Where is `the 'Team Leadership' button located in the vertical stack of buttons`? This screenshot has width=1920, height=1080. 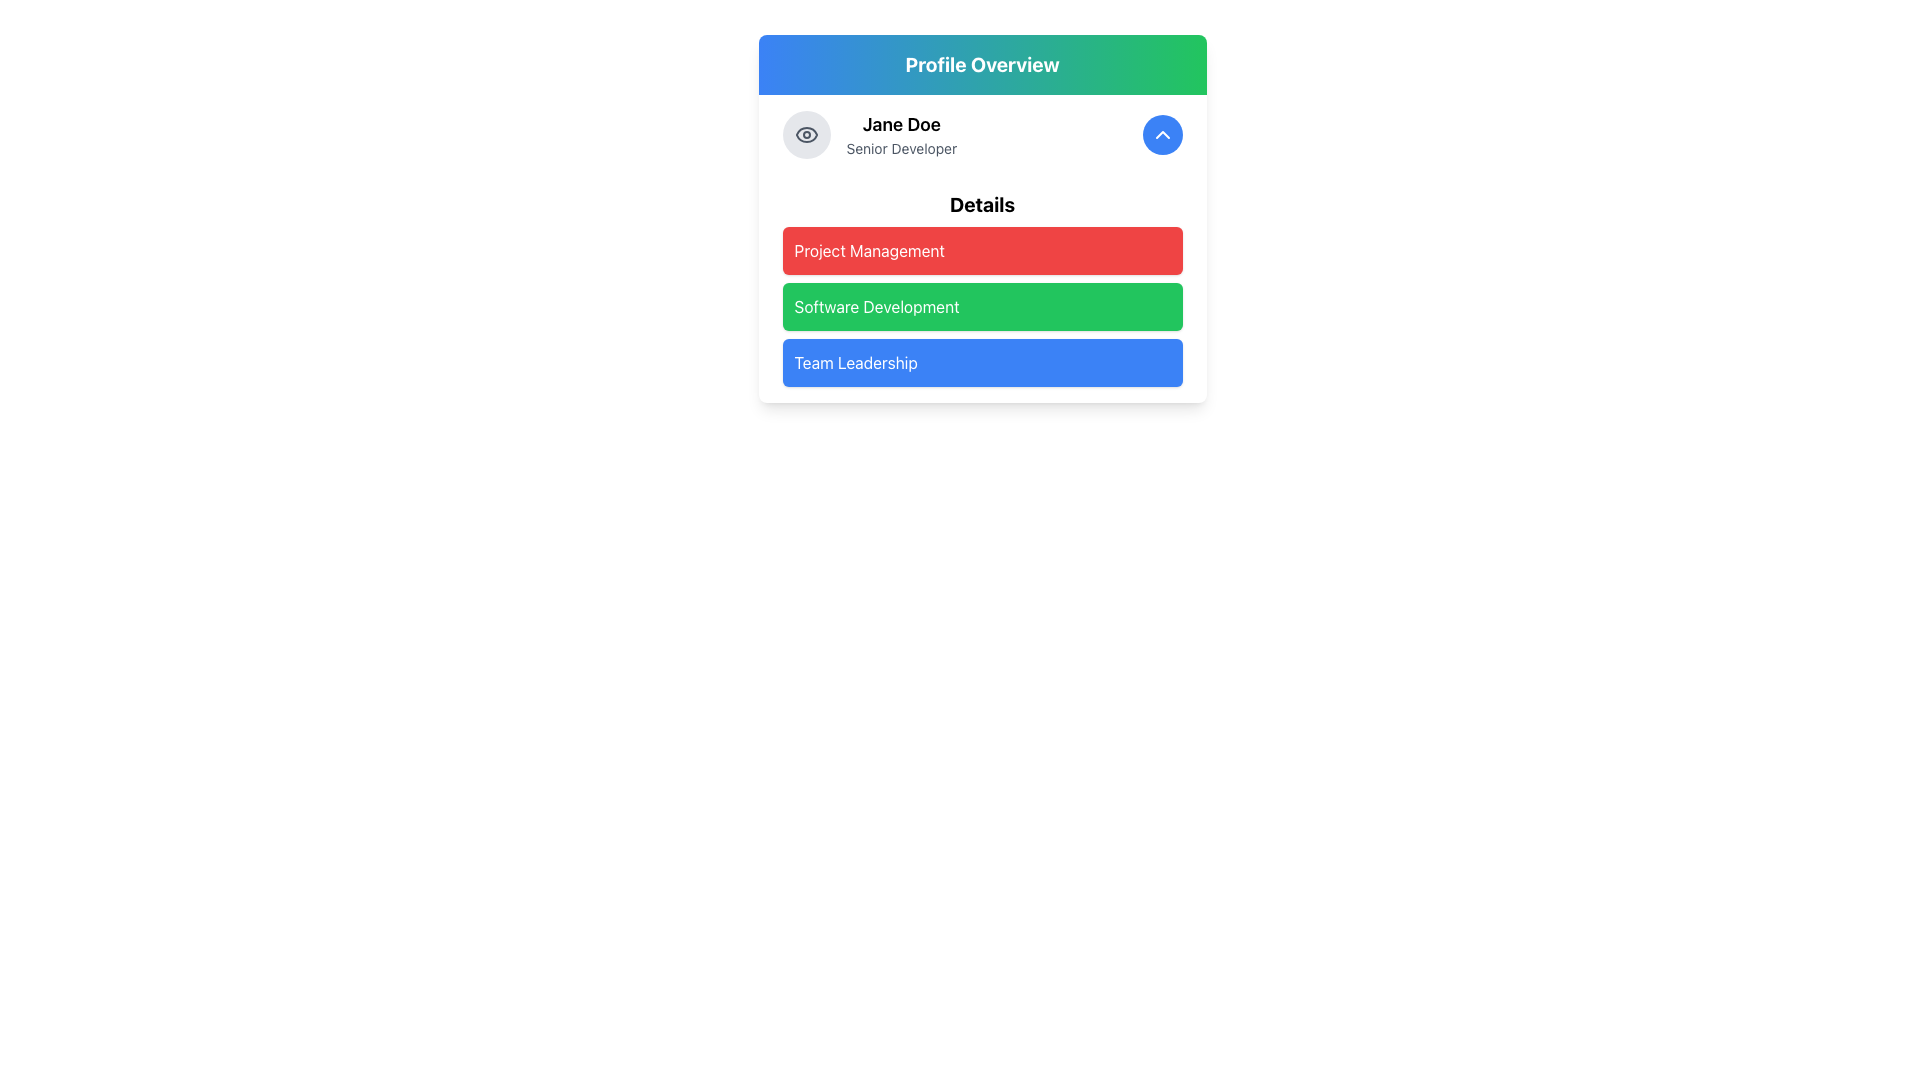
the 'Team Leadership' button located in the vertical stack of buttons is located at coordinates (982, 362).